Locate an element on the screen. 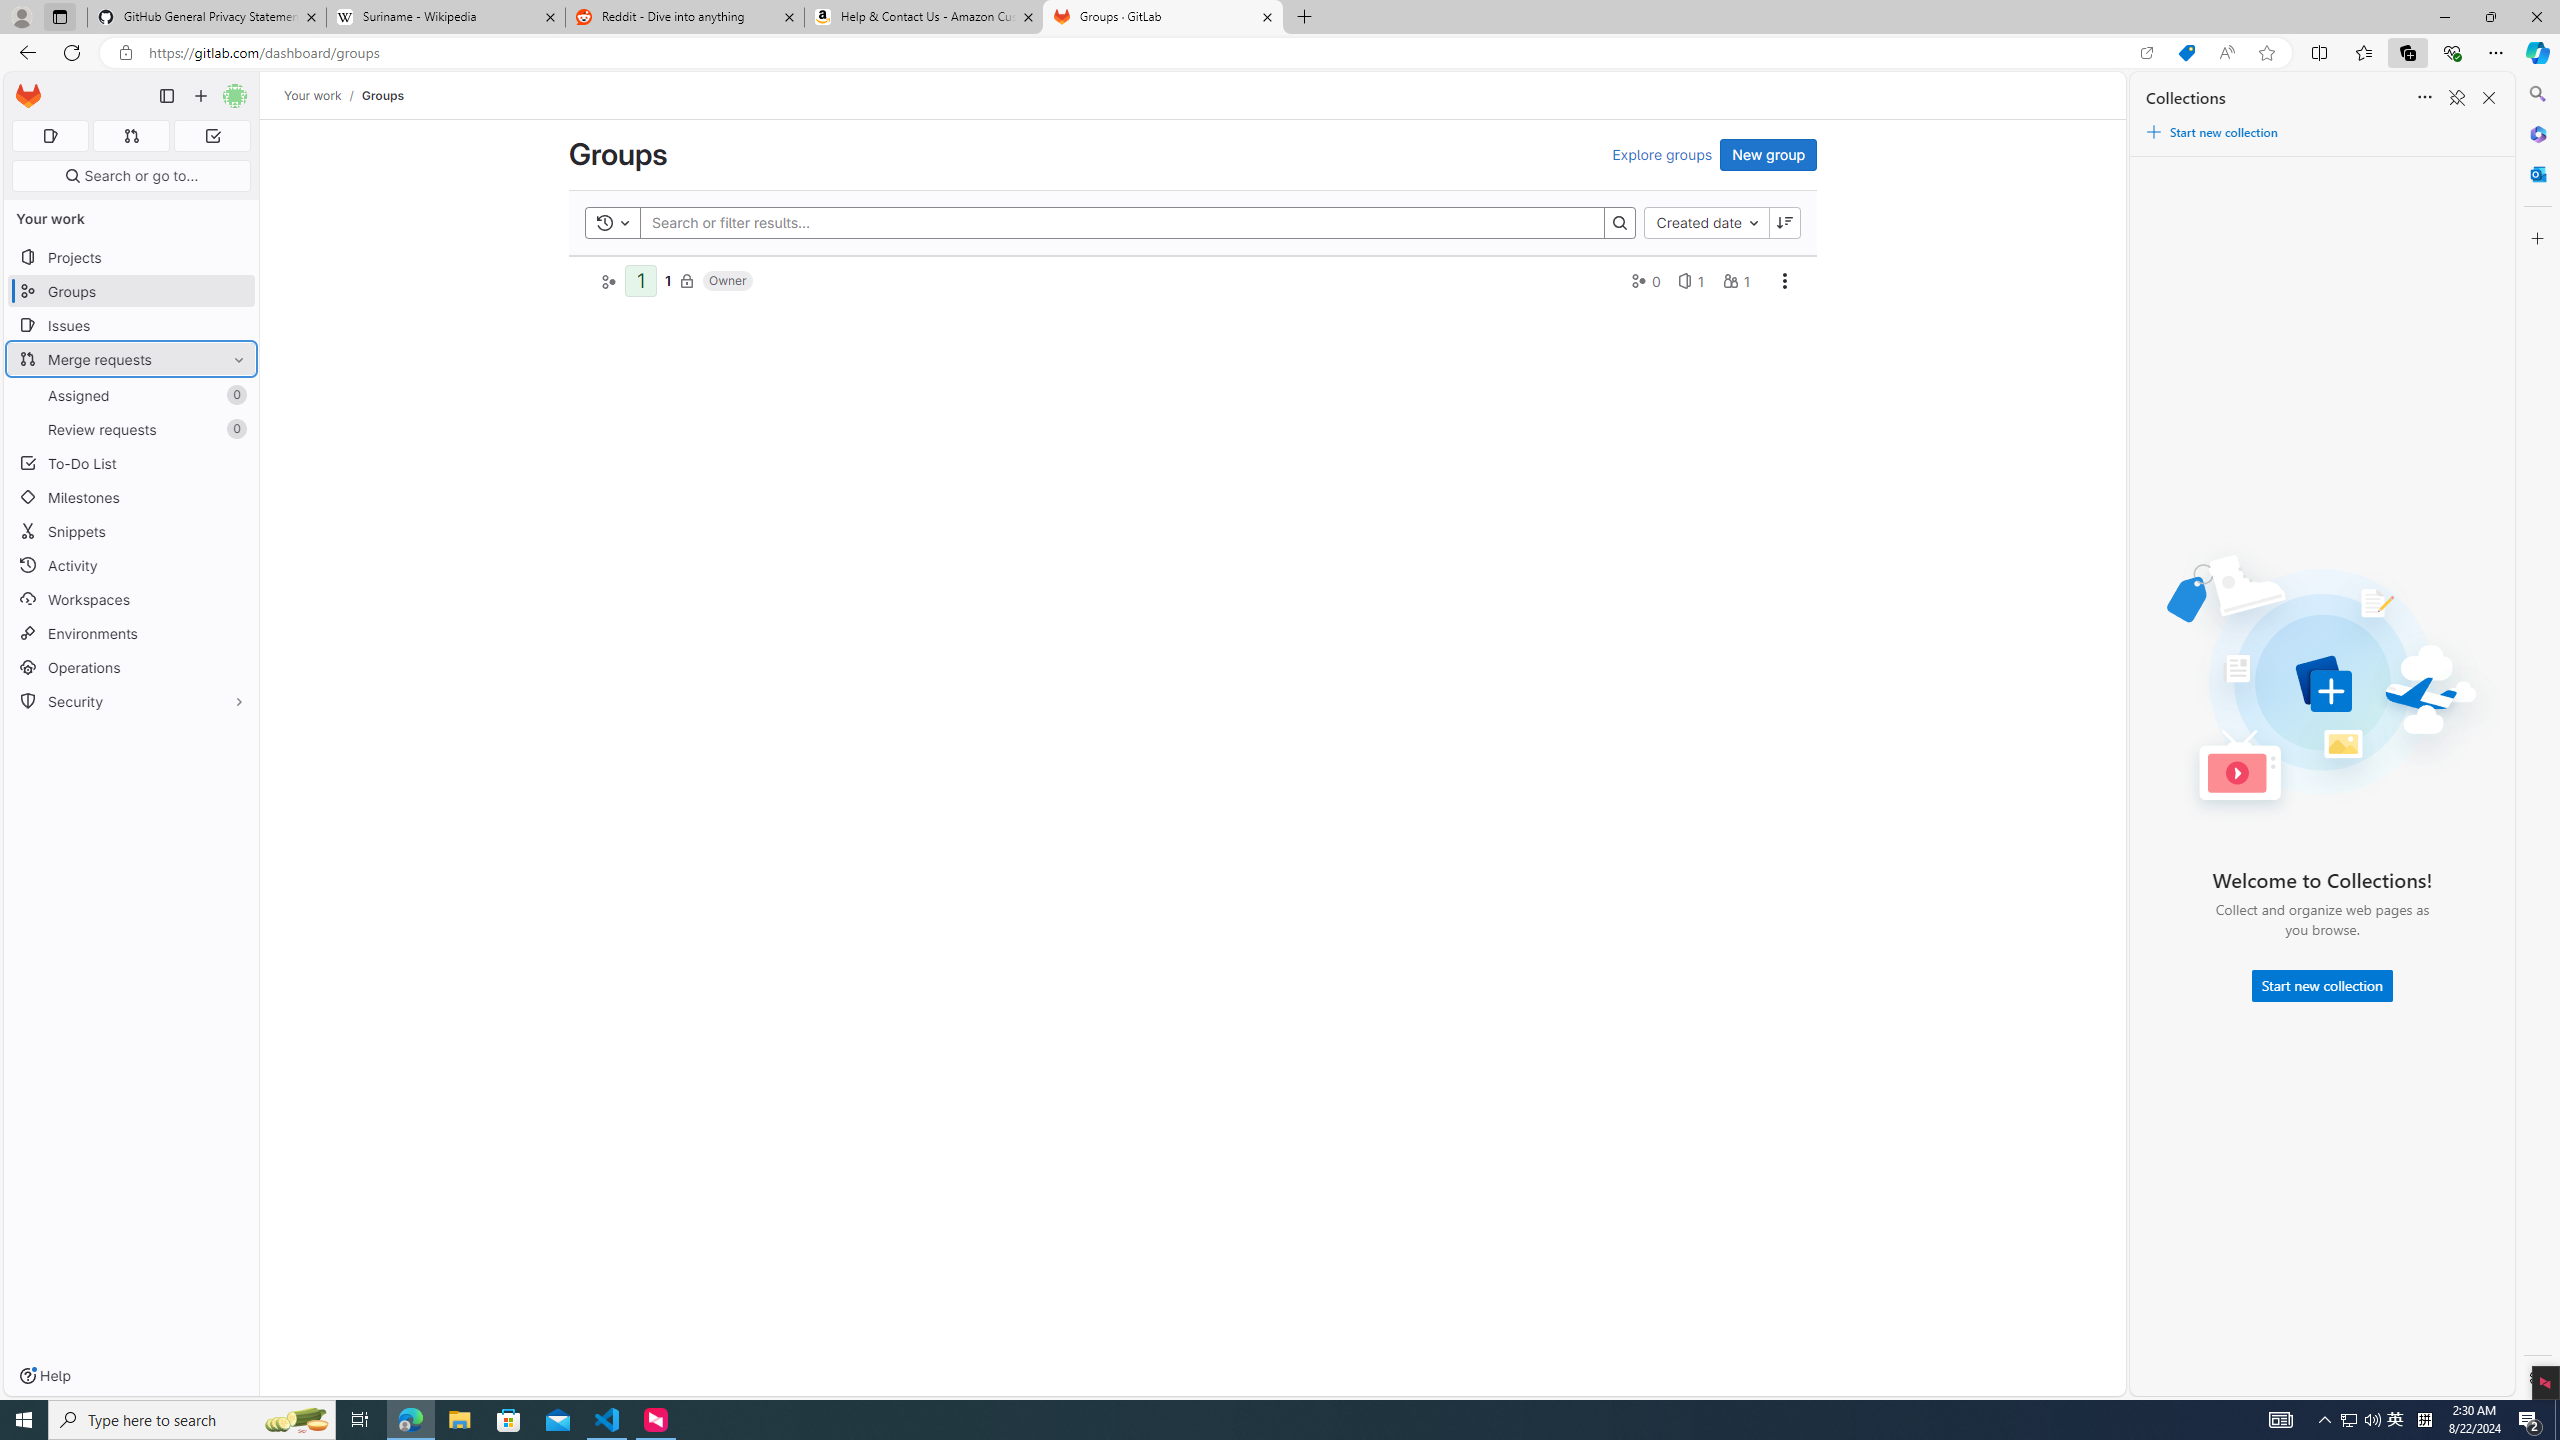 The height and width of the screenshot is (1440, 2560). 'Issues' is located at coordinates (130, 325).